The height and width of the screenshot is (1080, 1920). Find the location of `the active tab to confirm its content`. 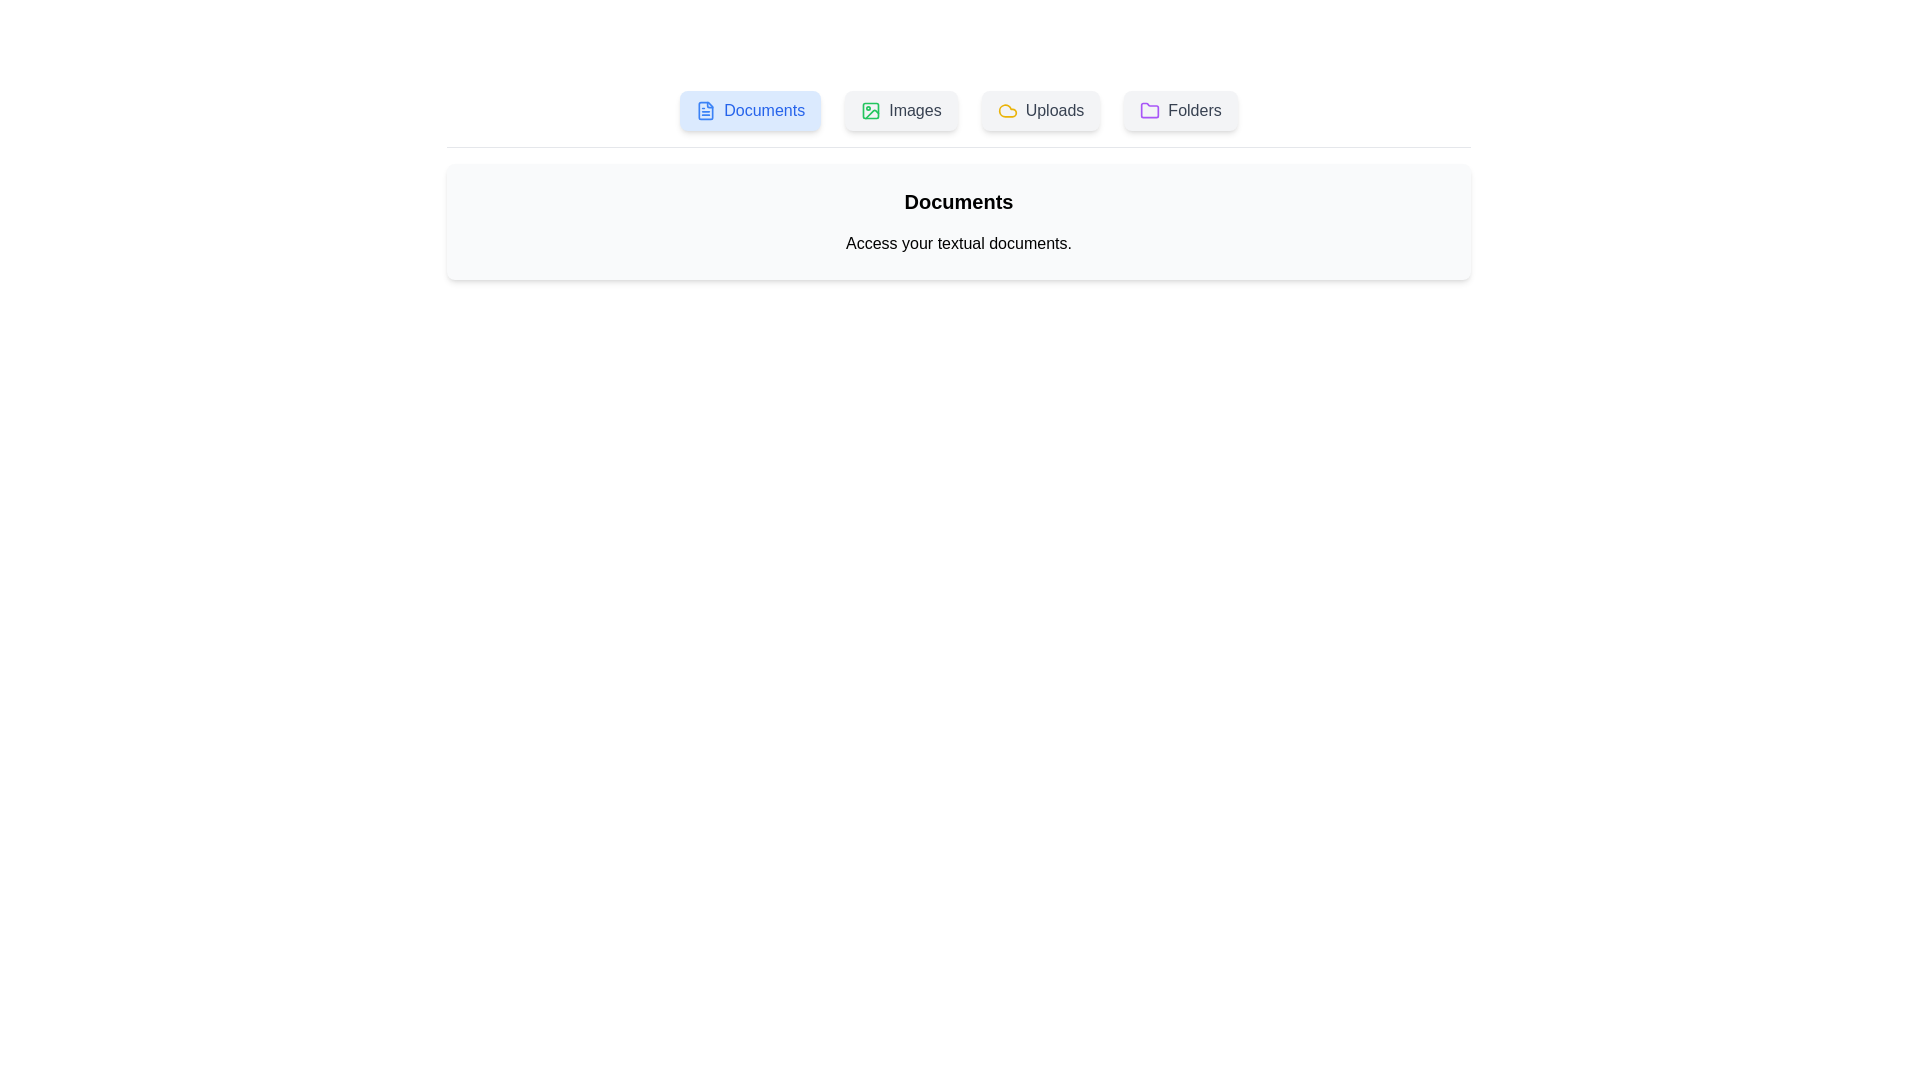

the active tab to confirm its content is located at coordinates (749, 111).